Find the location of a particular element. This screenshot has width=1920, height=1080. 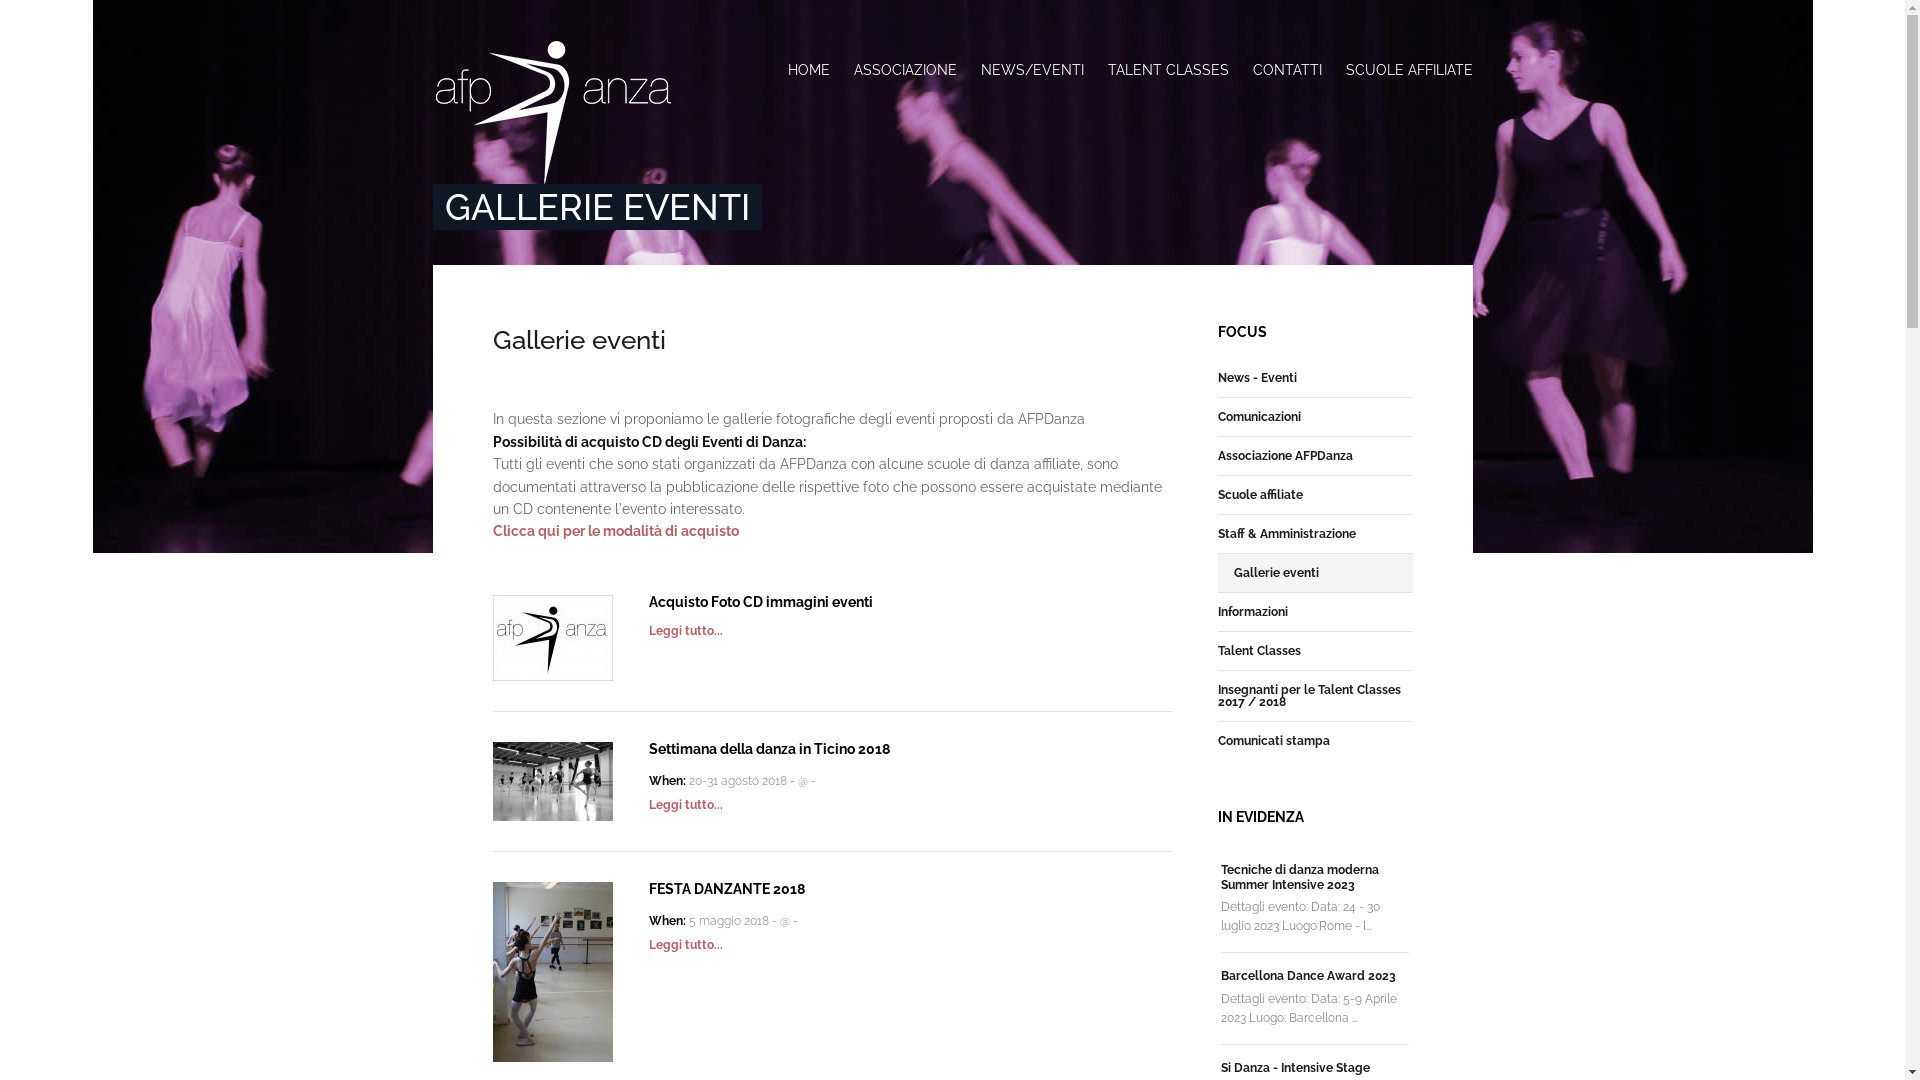

'News - Eventi' is located at coordinates (1256, 378).